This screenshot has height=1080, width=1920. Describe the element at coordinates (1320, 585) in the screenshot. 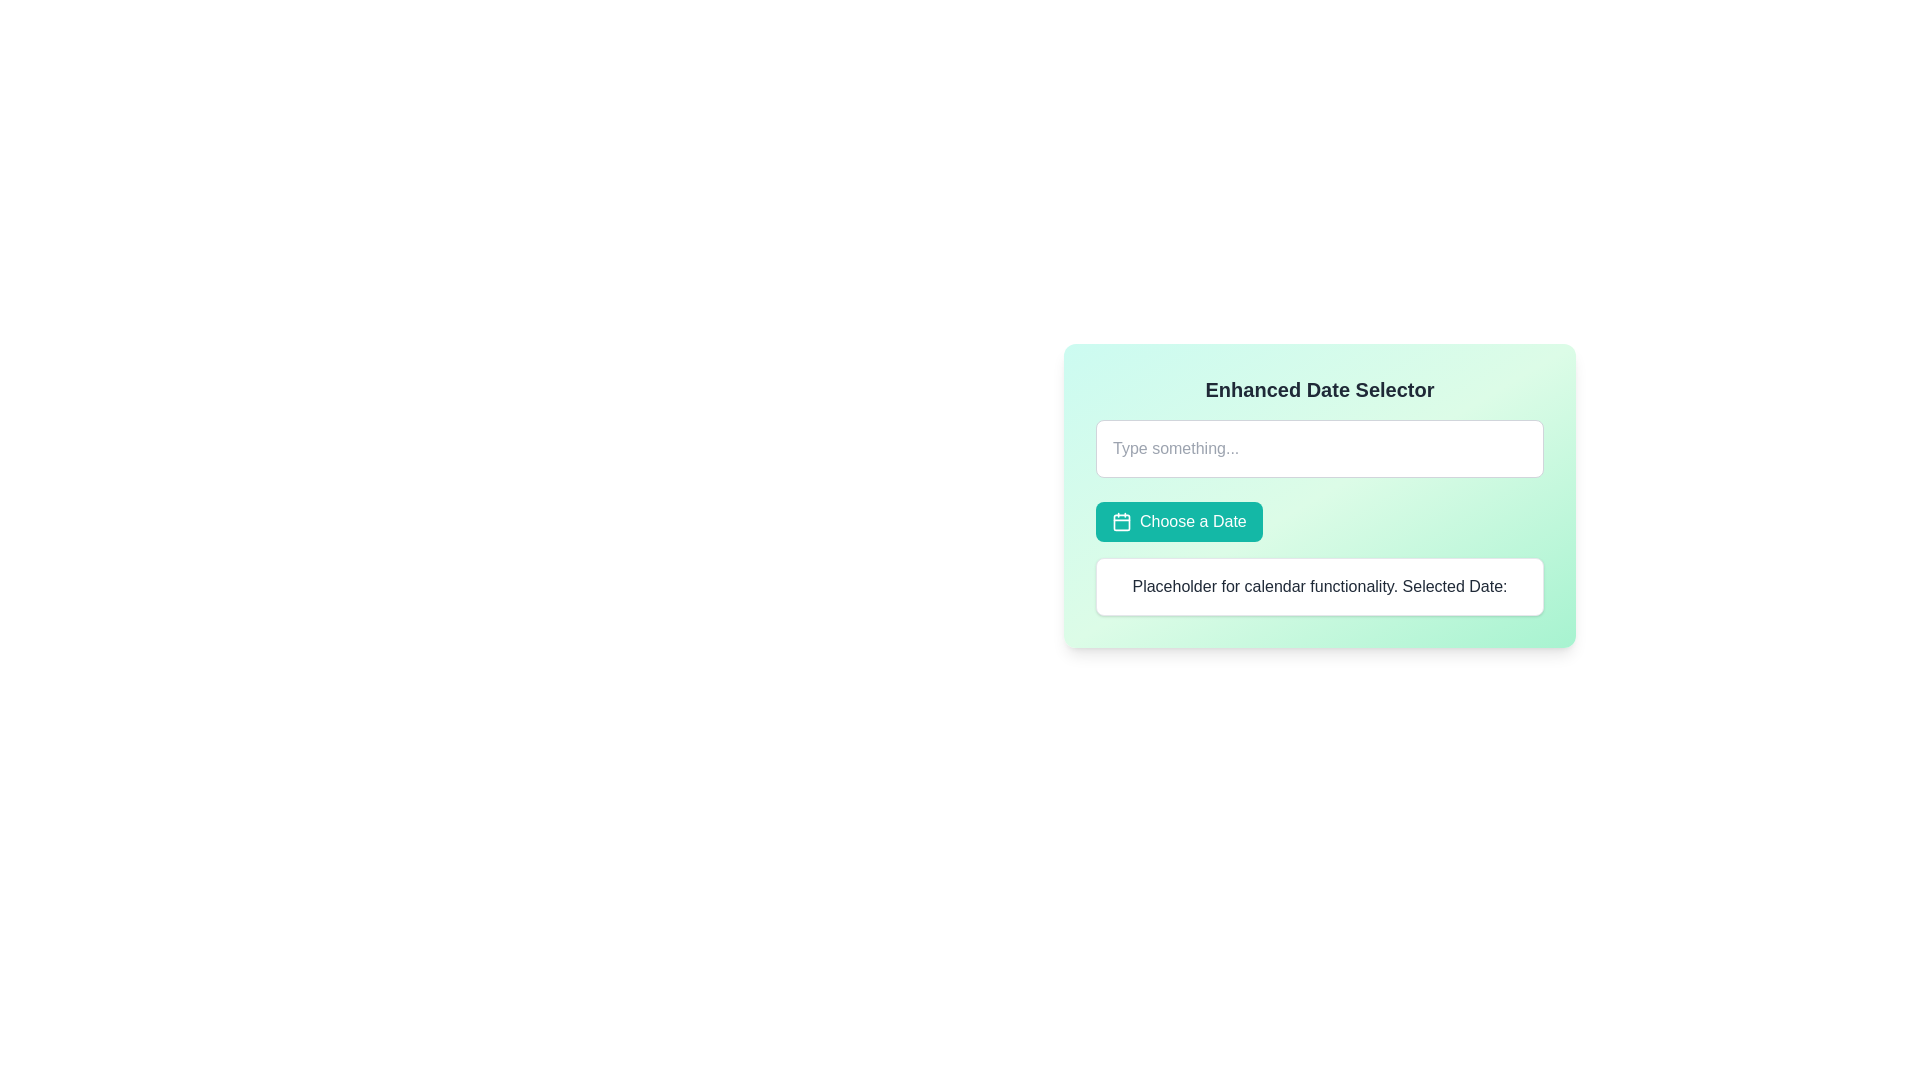

I see `the static text element providing information for the calendar functionality located underneath the 'Choose a Date' button in the 'Enhanced Date Selector' card` at that location.